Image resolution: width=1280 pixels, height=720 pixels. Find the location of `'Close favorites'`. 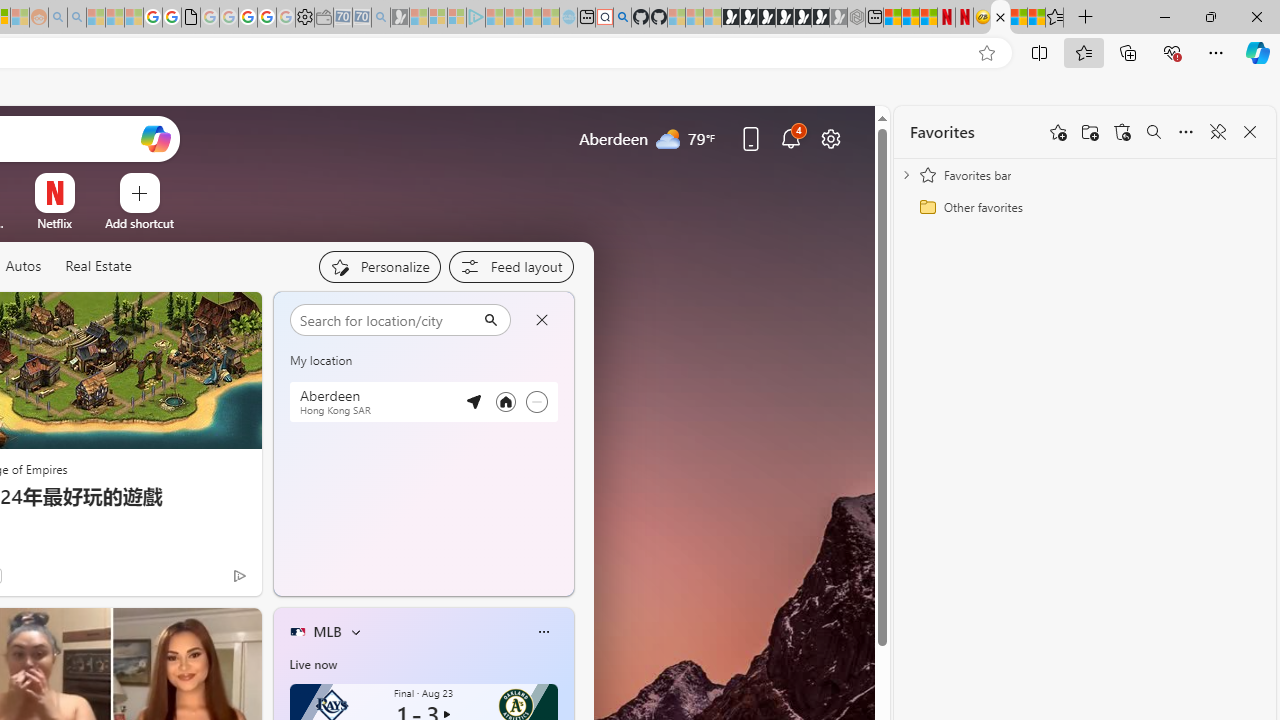

'Close favorites' is located at coordinates (1249, 132).